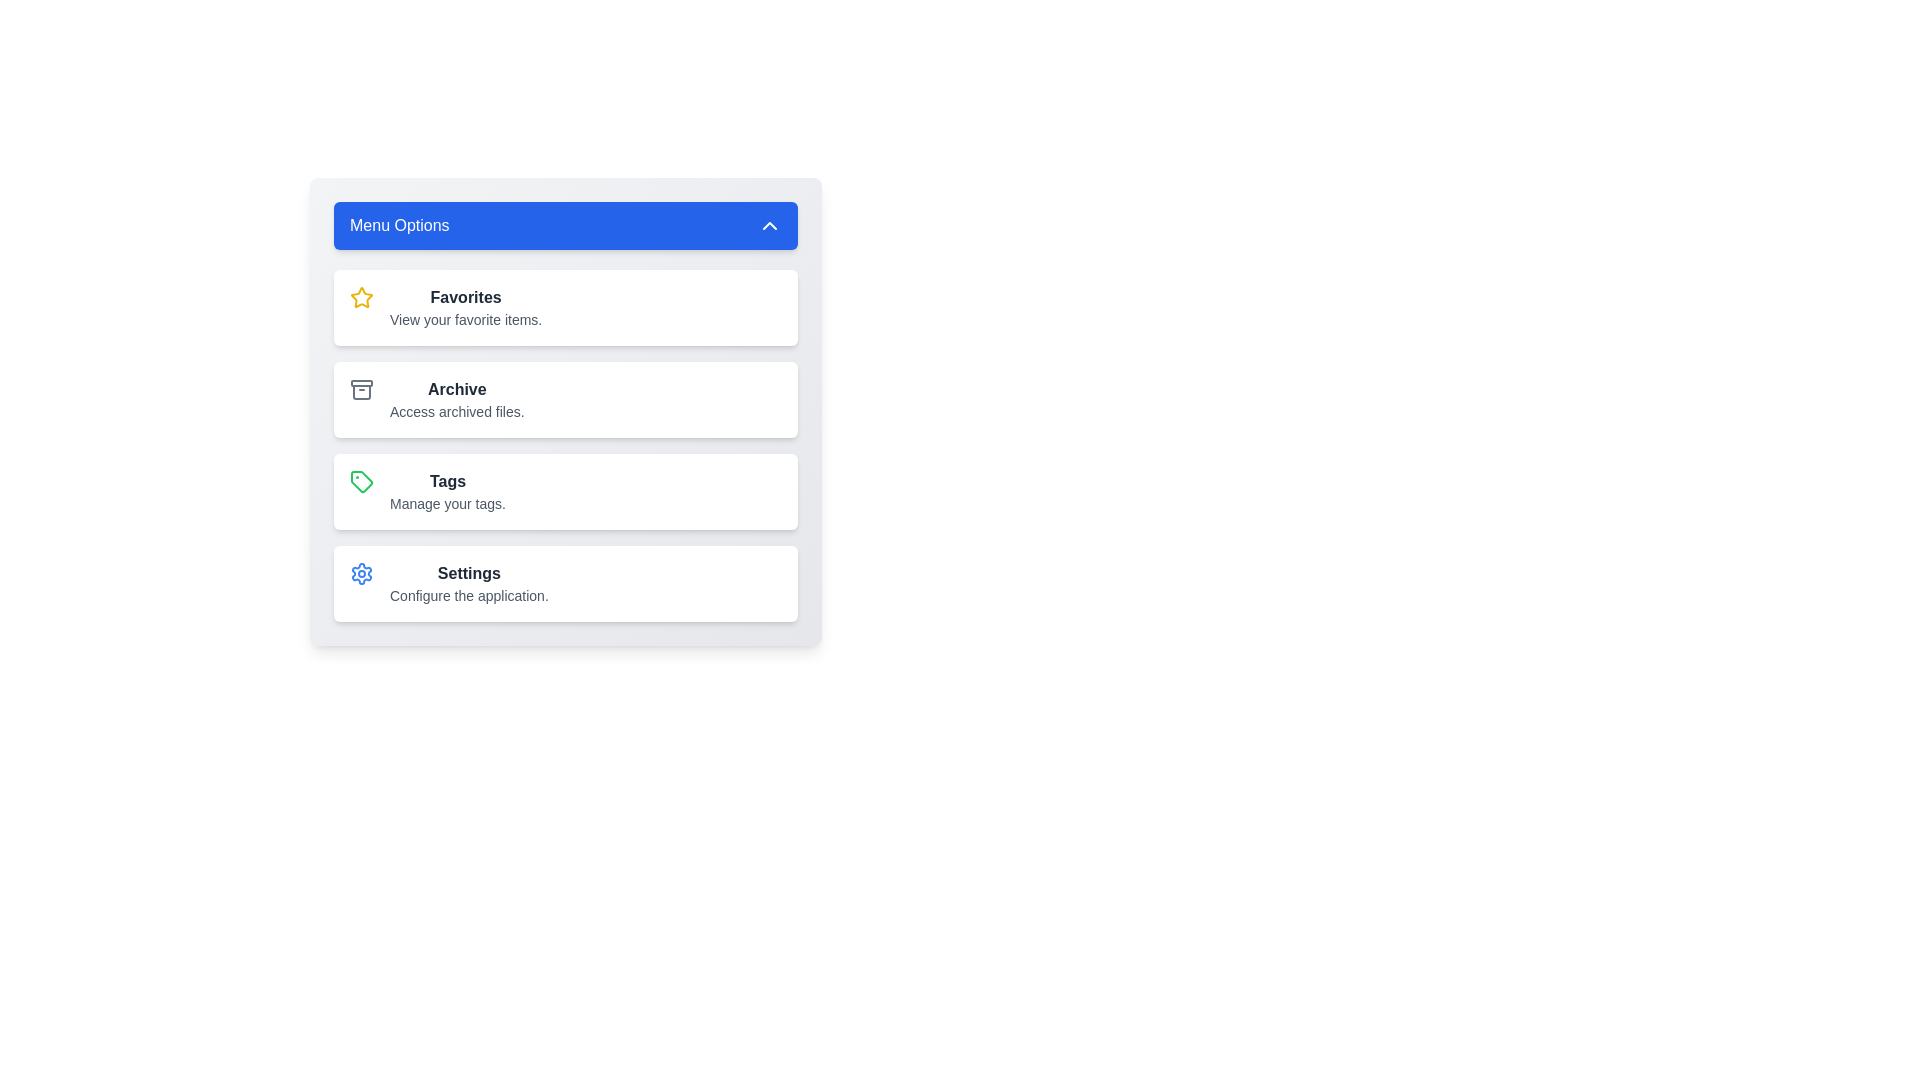 This screenshot has height=1080, width=1920. What do you see at coordinates (468, 574) in the screenshot?
I see `the text label displaying 'Settings', which is styled with a bold font and dark gray color, located in the vertical menu layout below the 'Tags' item` at bounding box center [468, 574].